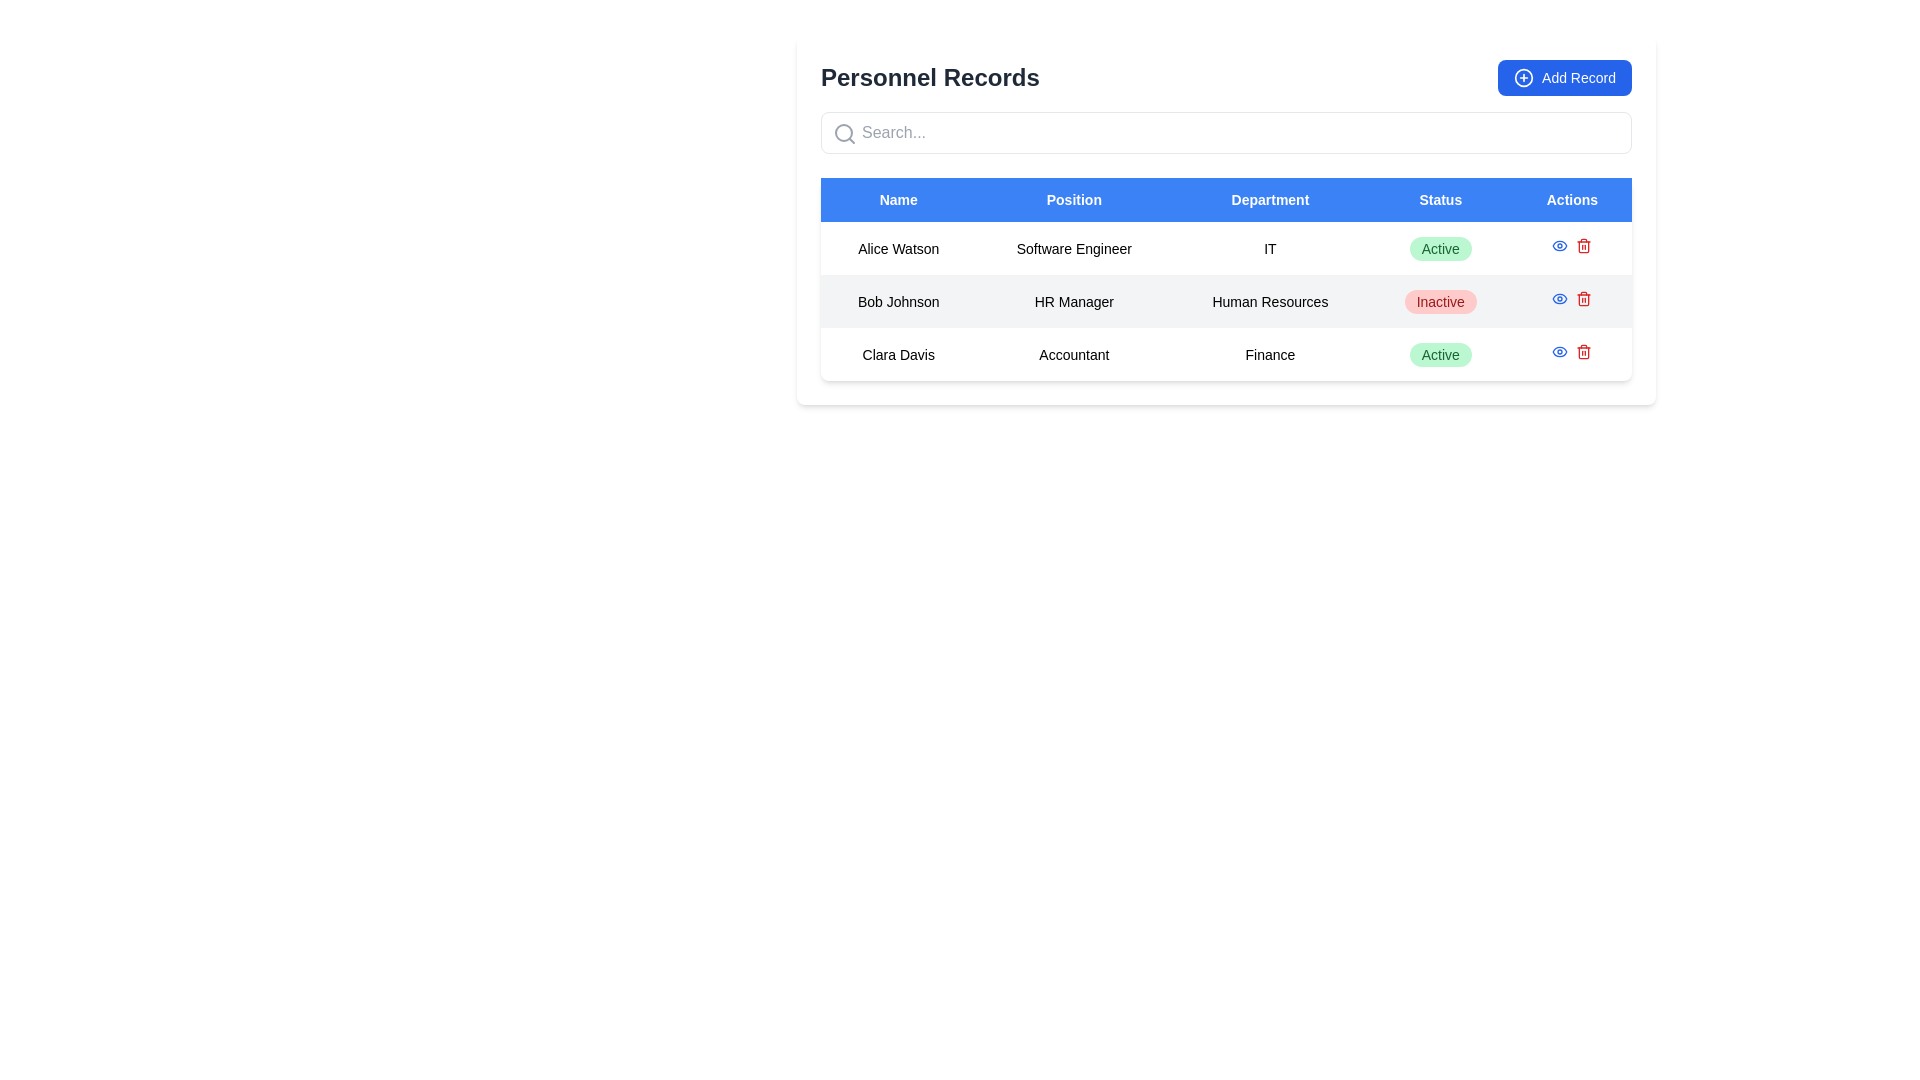 This screenshot has height=1080, width=1920. What do you see at coordinates (1269, 247) in the screenshot?
I see `the static text element indicating the department association for the individual in the first row of the table, specifically under the 'Department' header, located between 'Software Engineer' and 'Active'` at bounding box center [1269, 247].